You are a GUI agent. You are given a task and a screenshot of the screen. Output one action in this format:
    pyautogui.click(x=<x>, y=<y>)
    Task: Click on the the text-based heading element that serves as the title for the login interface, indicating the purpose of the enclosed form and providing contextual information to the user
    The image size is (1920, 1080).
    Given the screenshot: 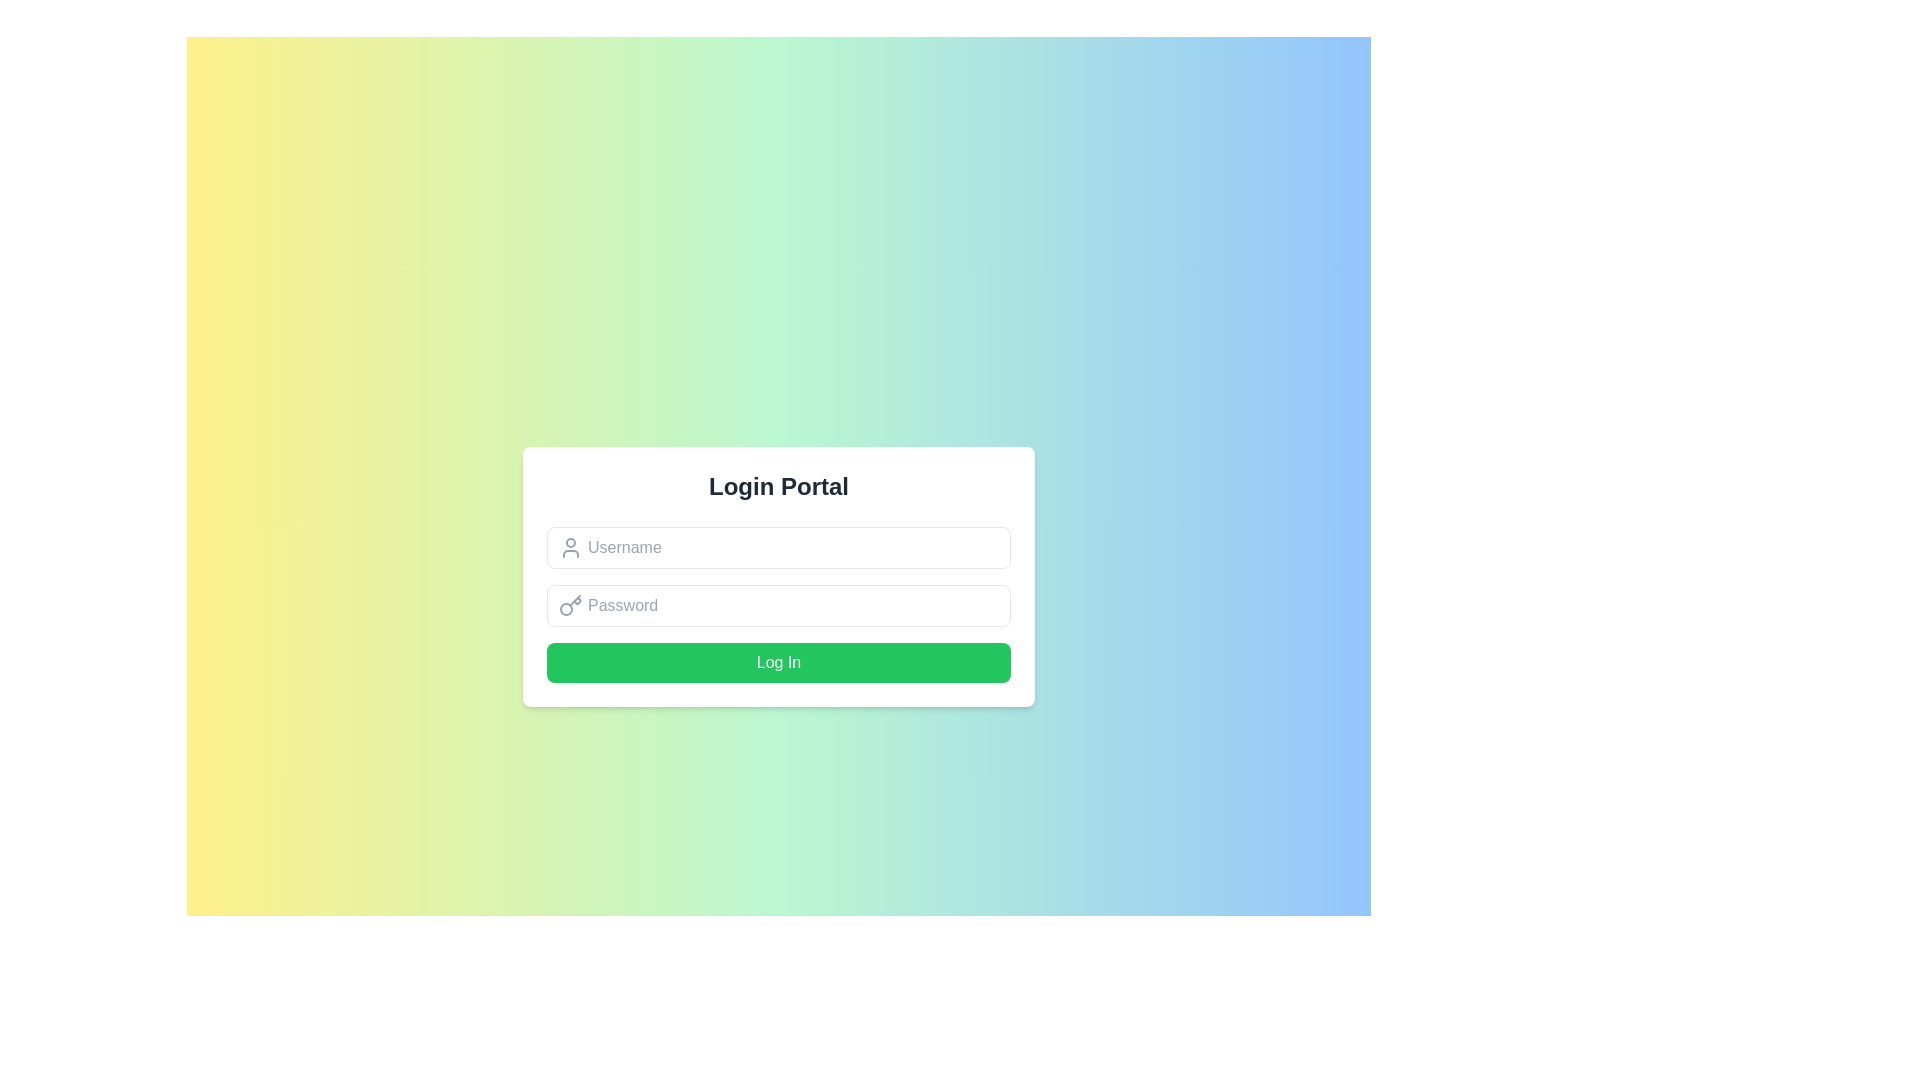 What is the action you would take?
    pyautogui.click(x=777, y=486)
    